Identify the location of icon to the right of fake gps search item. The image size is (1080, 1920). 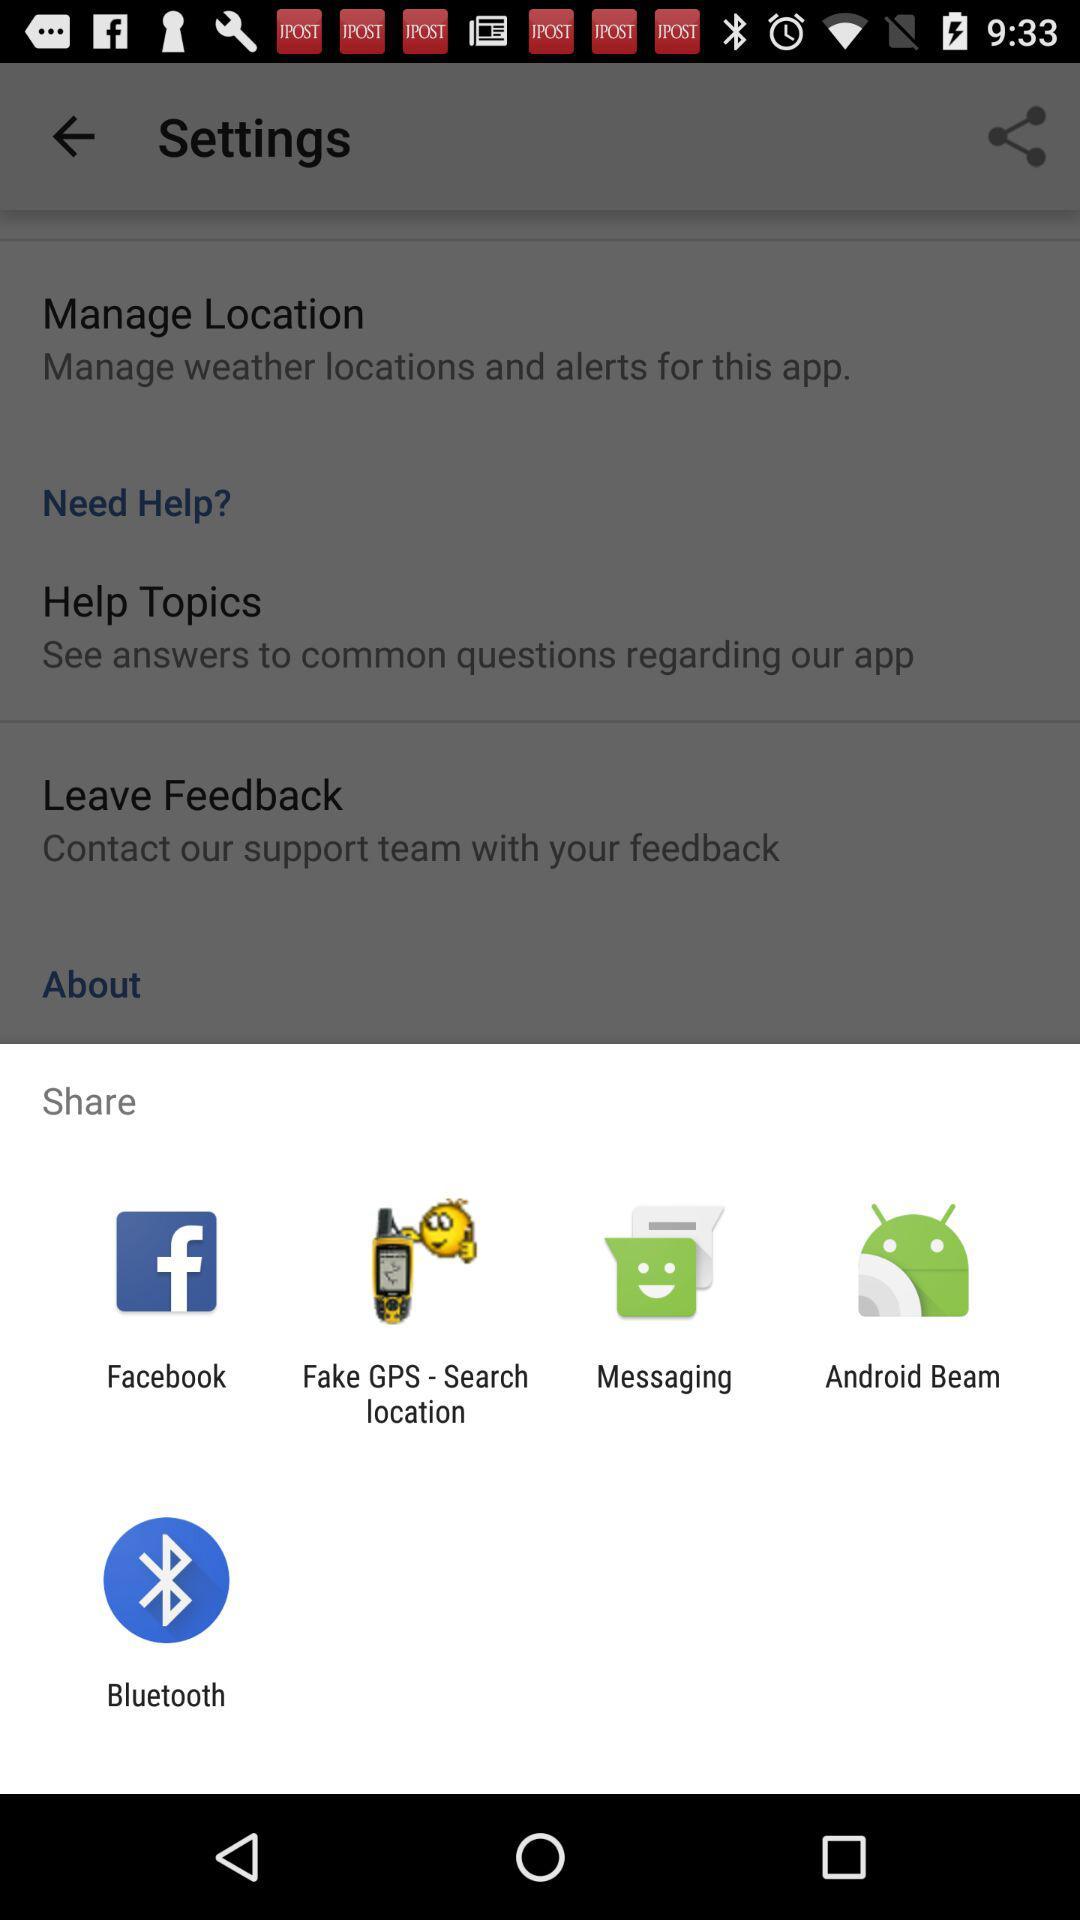
(664, 1392).